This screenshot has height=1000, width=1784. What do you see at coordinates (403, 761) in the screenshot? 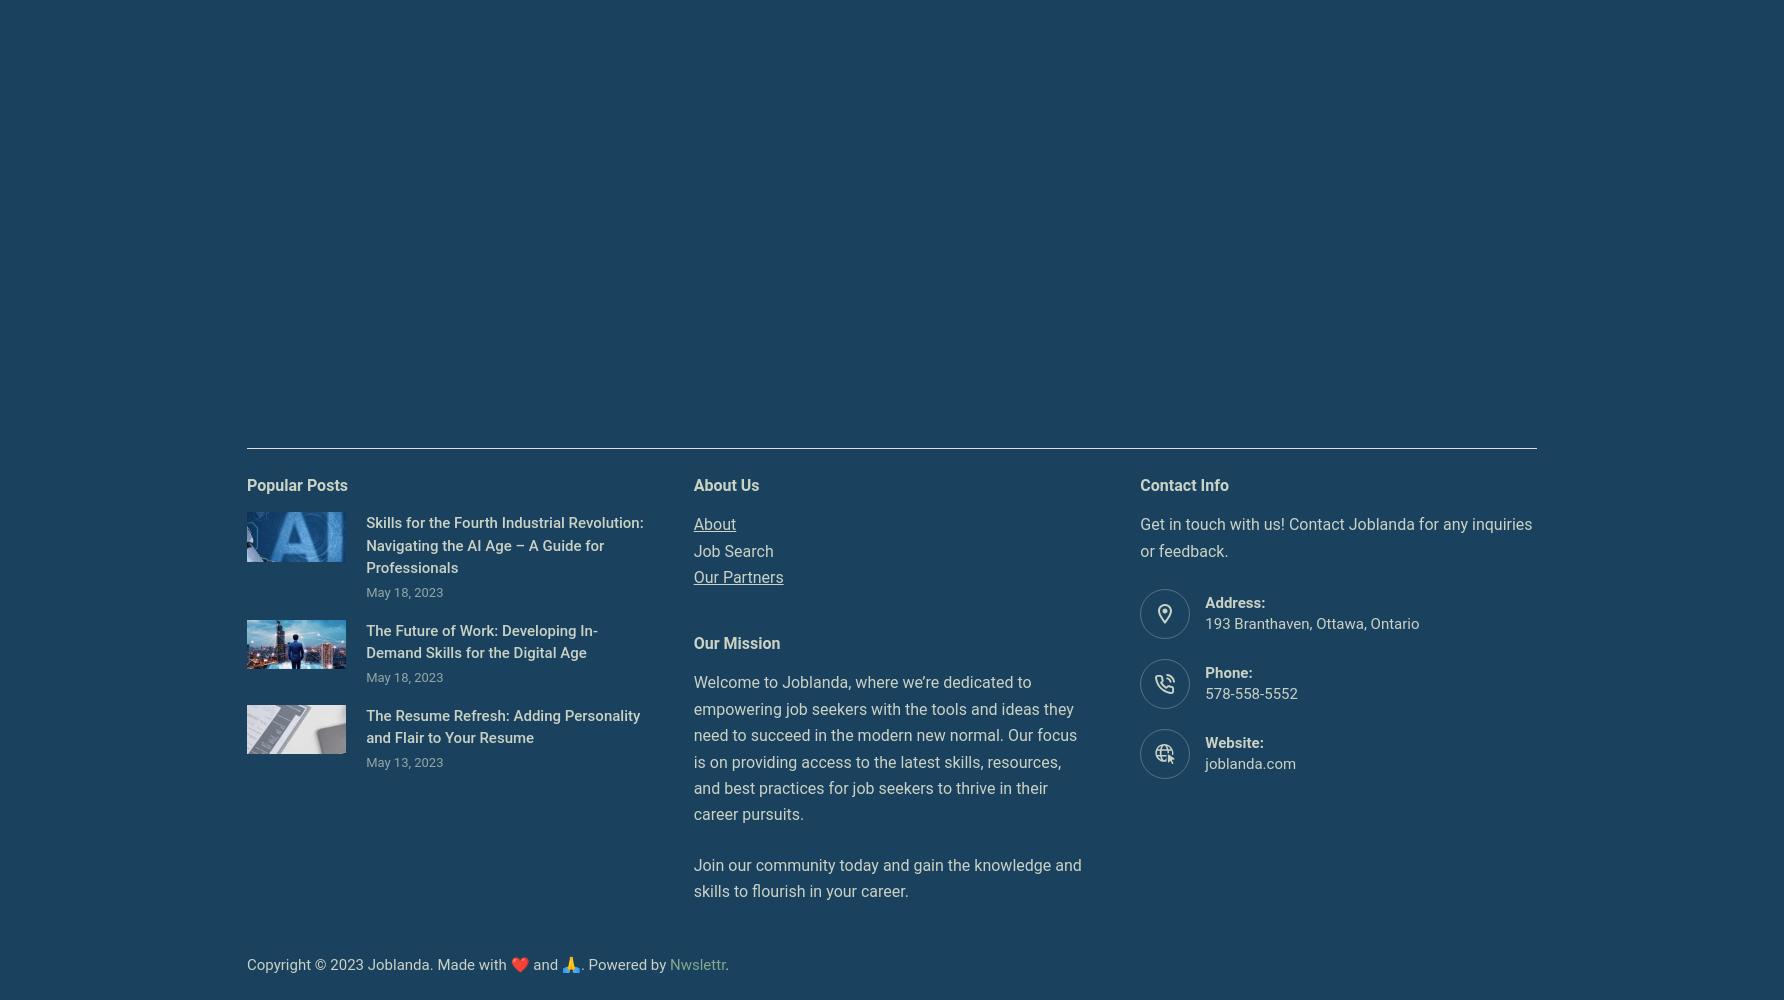
I see `'May 13, 2023'` at bounding box center [403, 761].